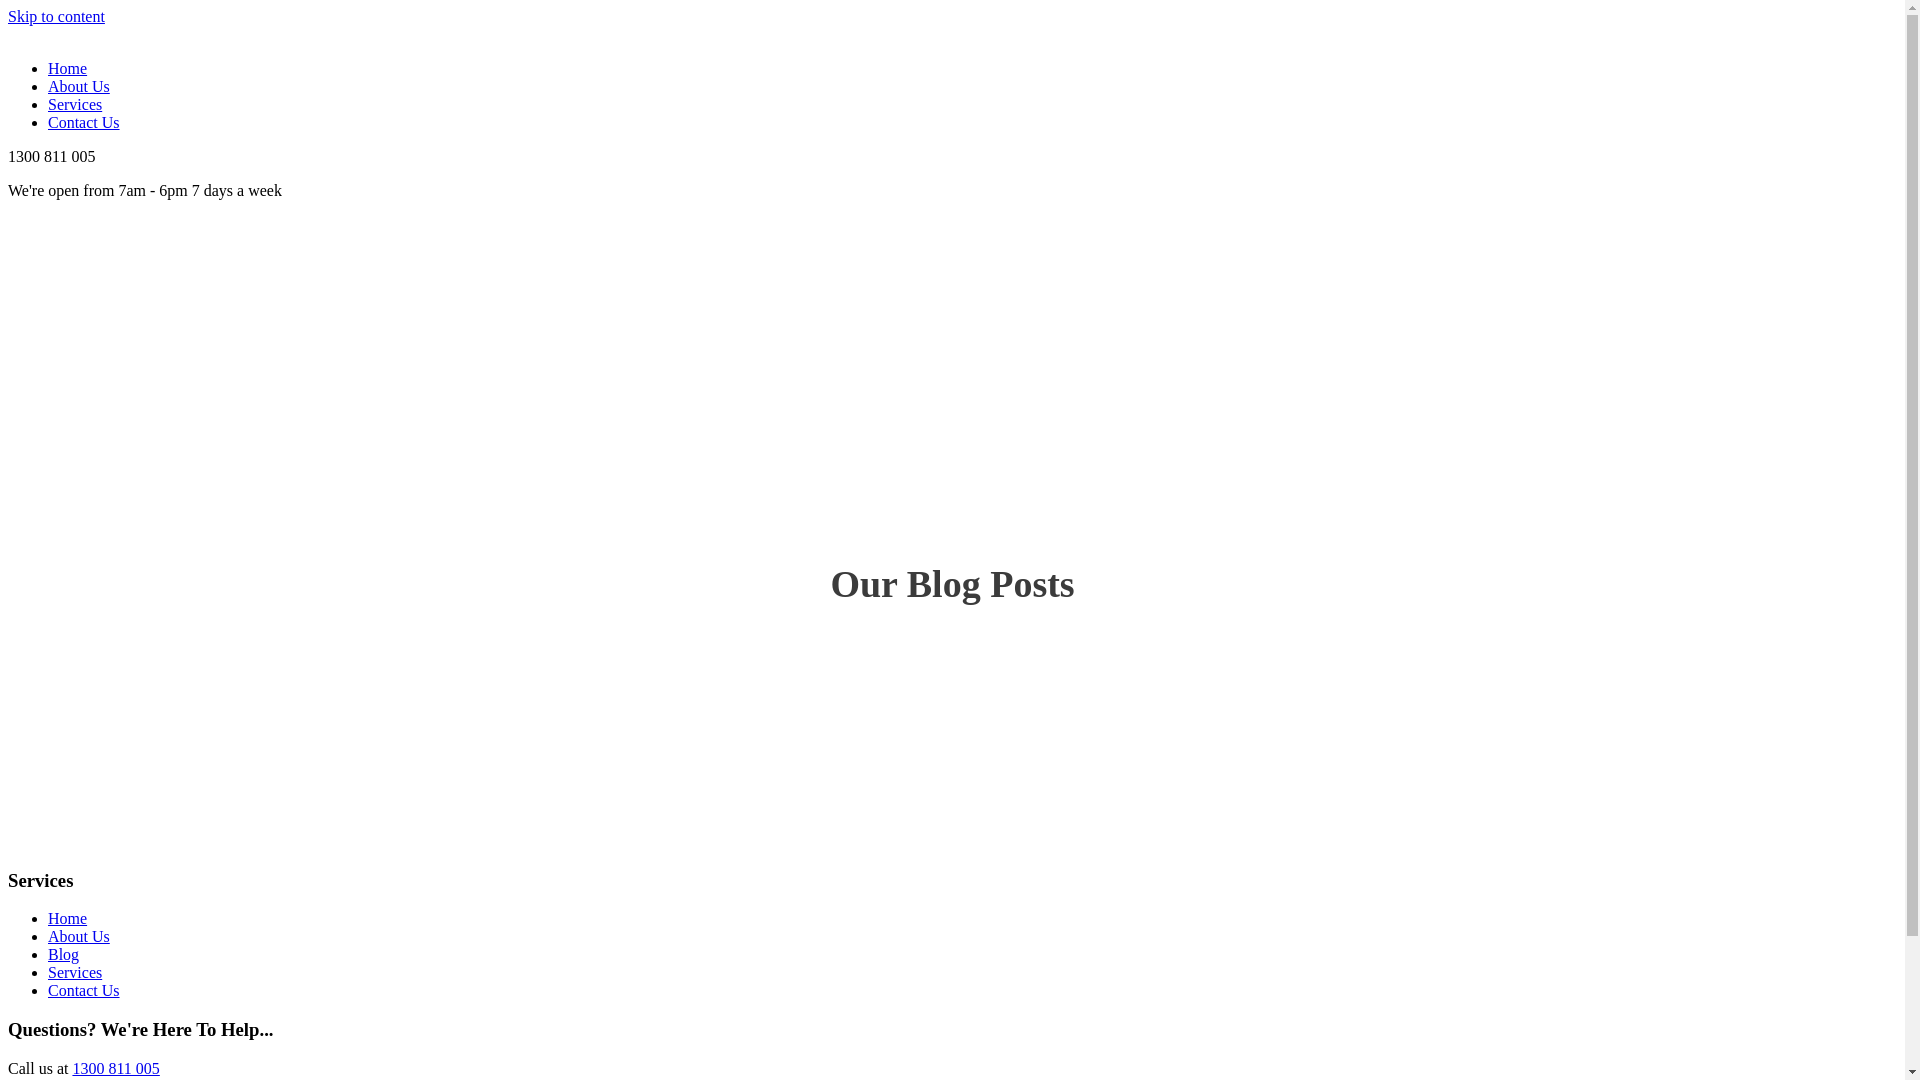  Describe the element at coordinates (48, 953) in the screenshot. I see `'Blog'` at that location.